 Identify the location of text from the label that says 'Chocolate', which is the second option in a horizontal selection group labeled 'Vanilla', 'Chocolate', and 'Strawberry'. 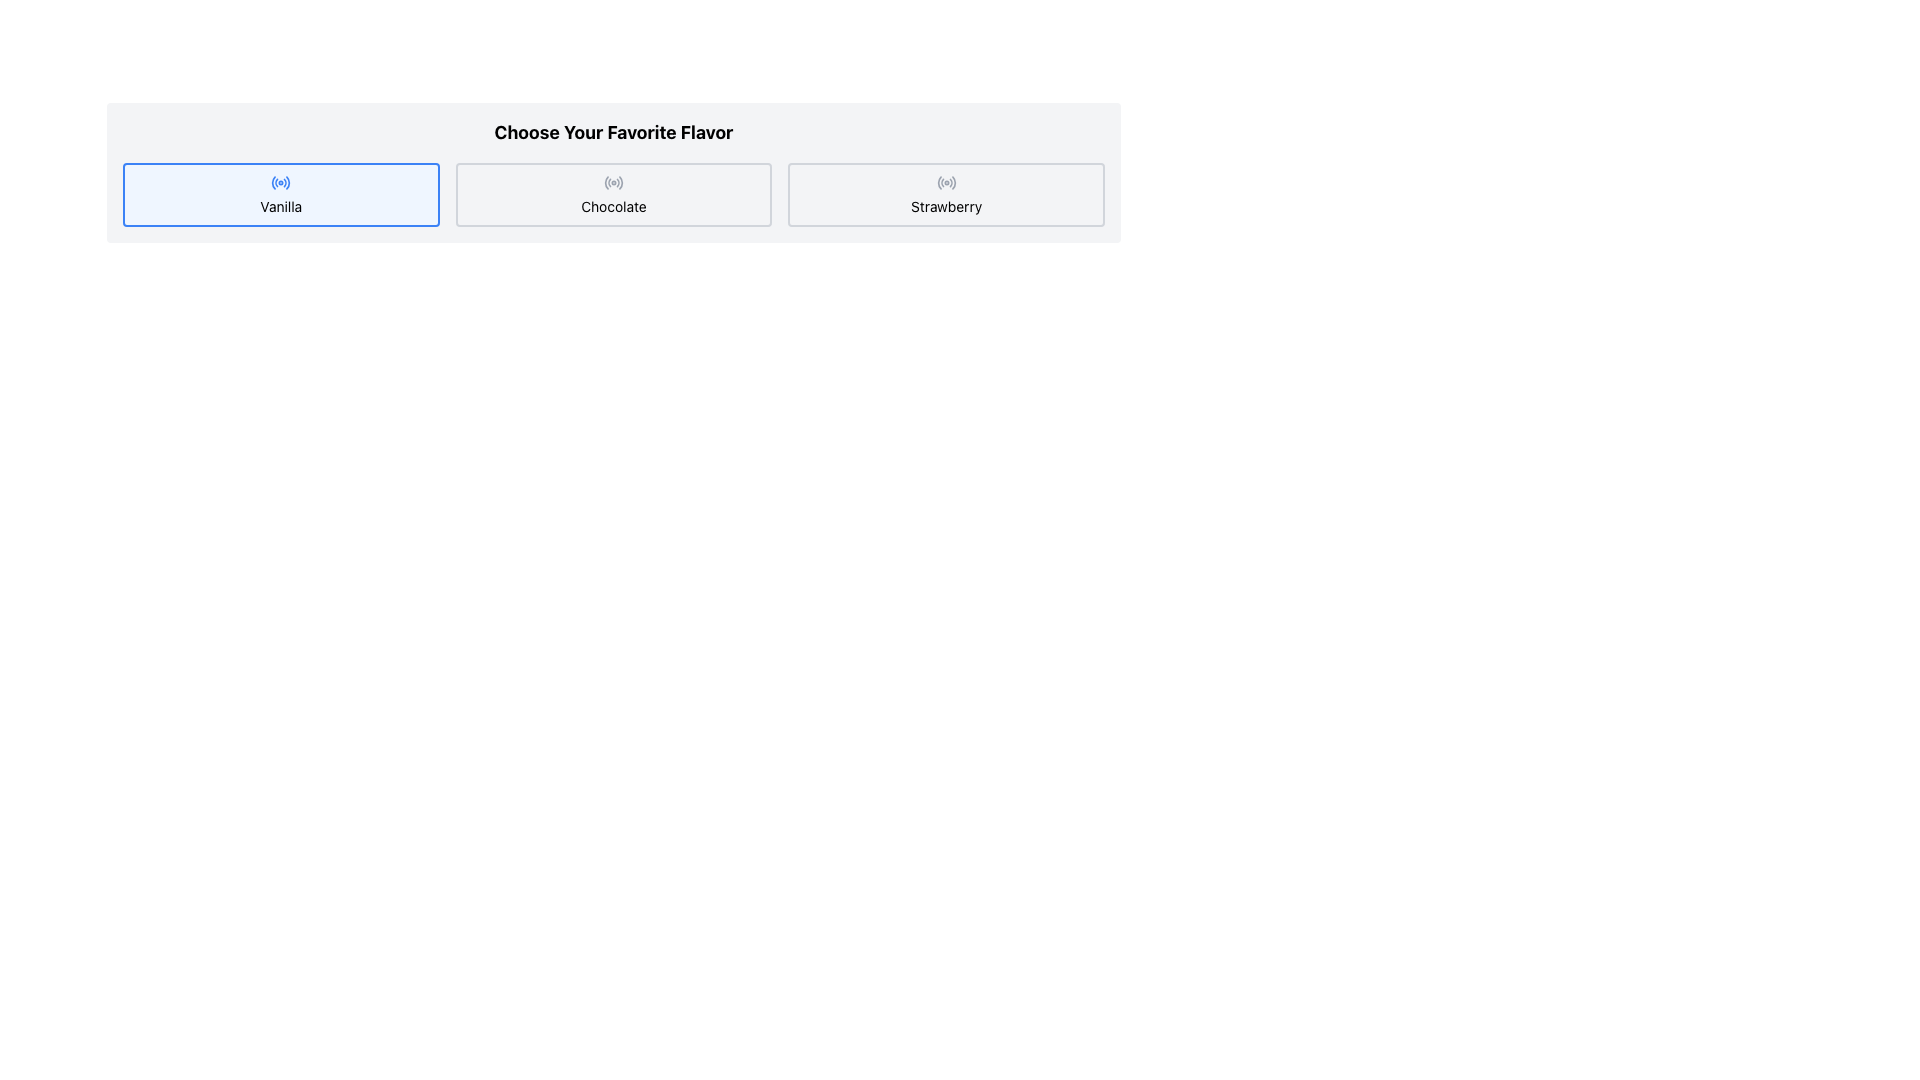
(613, 207).